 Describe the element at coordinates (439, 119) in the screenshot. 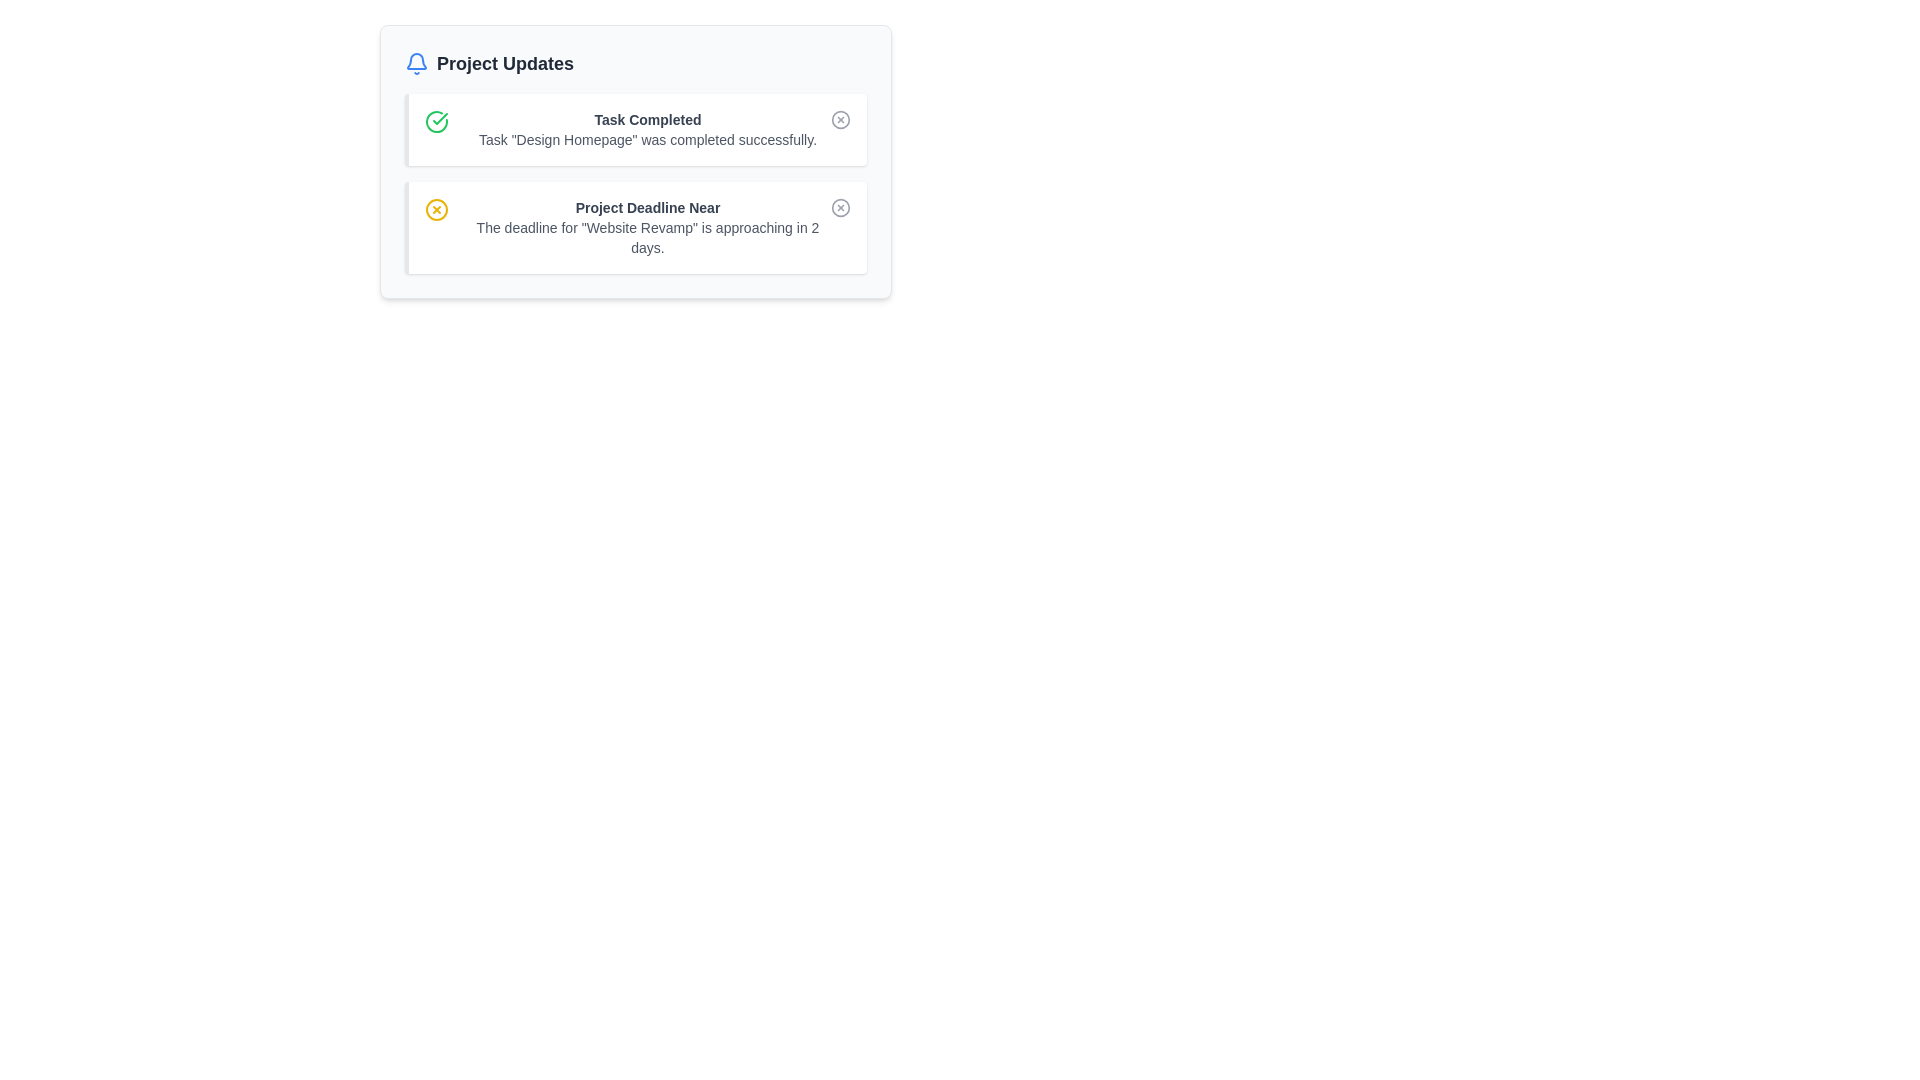

I see `the green checkmark icon representing task completion, located to the left of the 'Task Completed' text in the Project Updates card layout` at that location.